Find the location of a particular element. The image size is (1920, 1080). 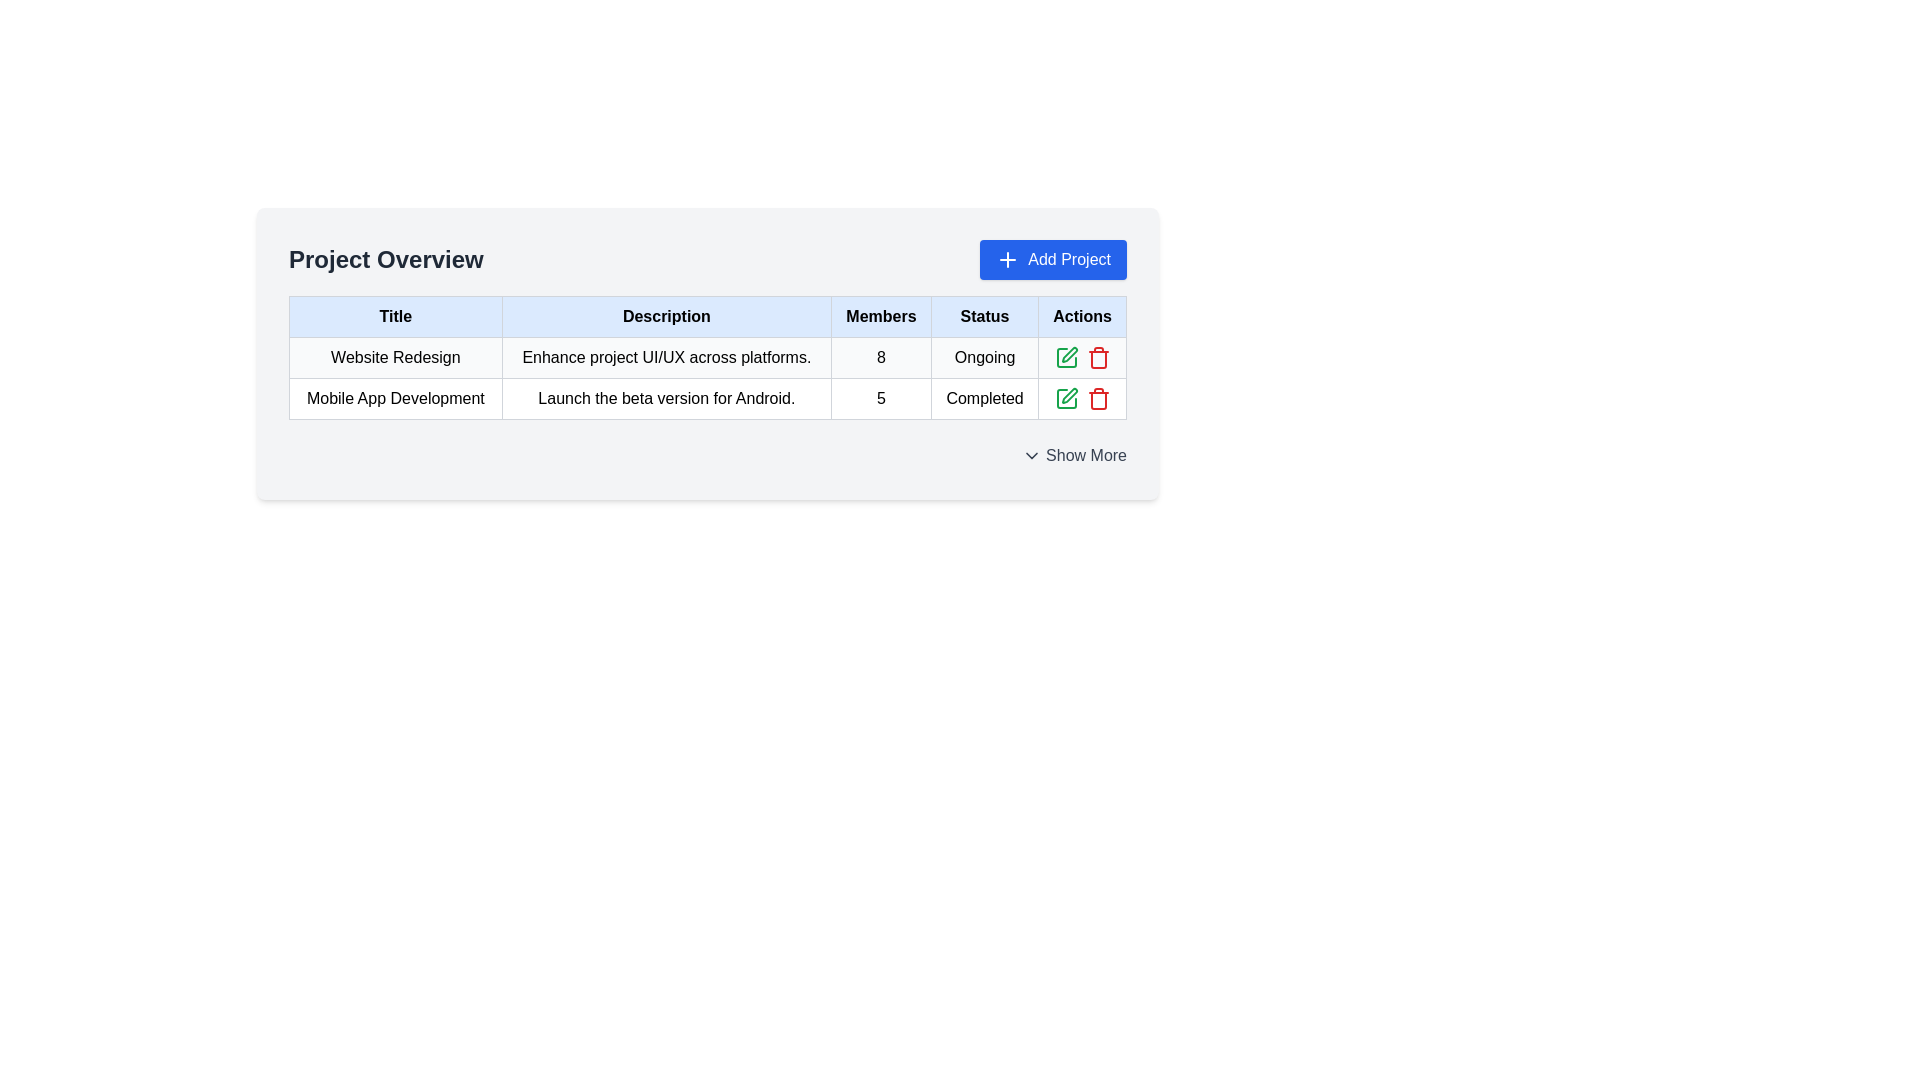

the edit button located in the 'Actions' column of the second row in the table to change its color for visual feedback is located at coordinates (1065, 357).